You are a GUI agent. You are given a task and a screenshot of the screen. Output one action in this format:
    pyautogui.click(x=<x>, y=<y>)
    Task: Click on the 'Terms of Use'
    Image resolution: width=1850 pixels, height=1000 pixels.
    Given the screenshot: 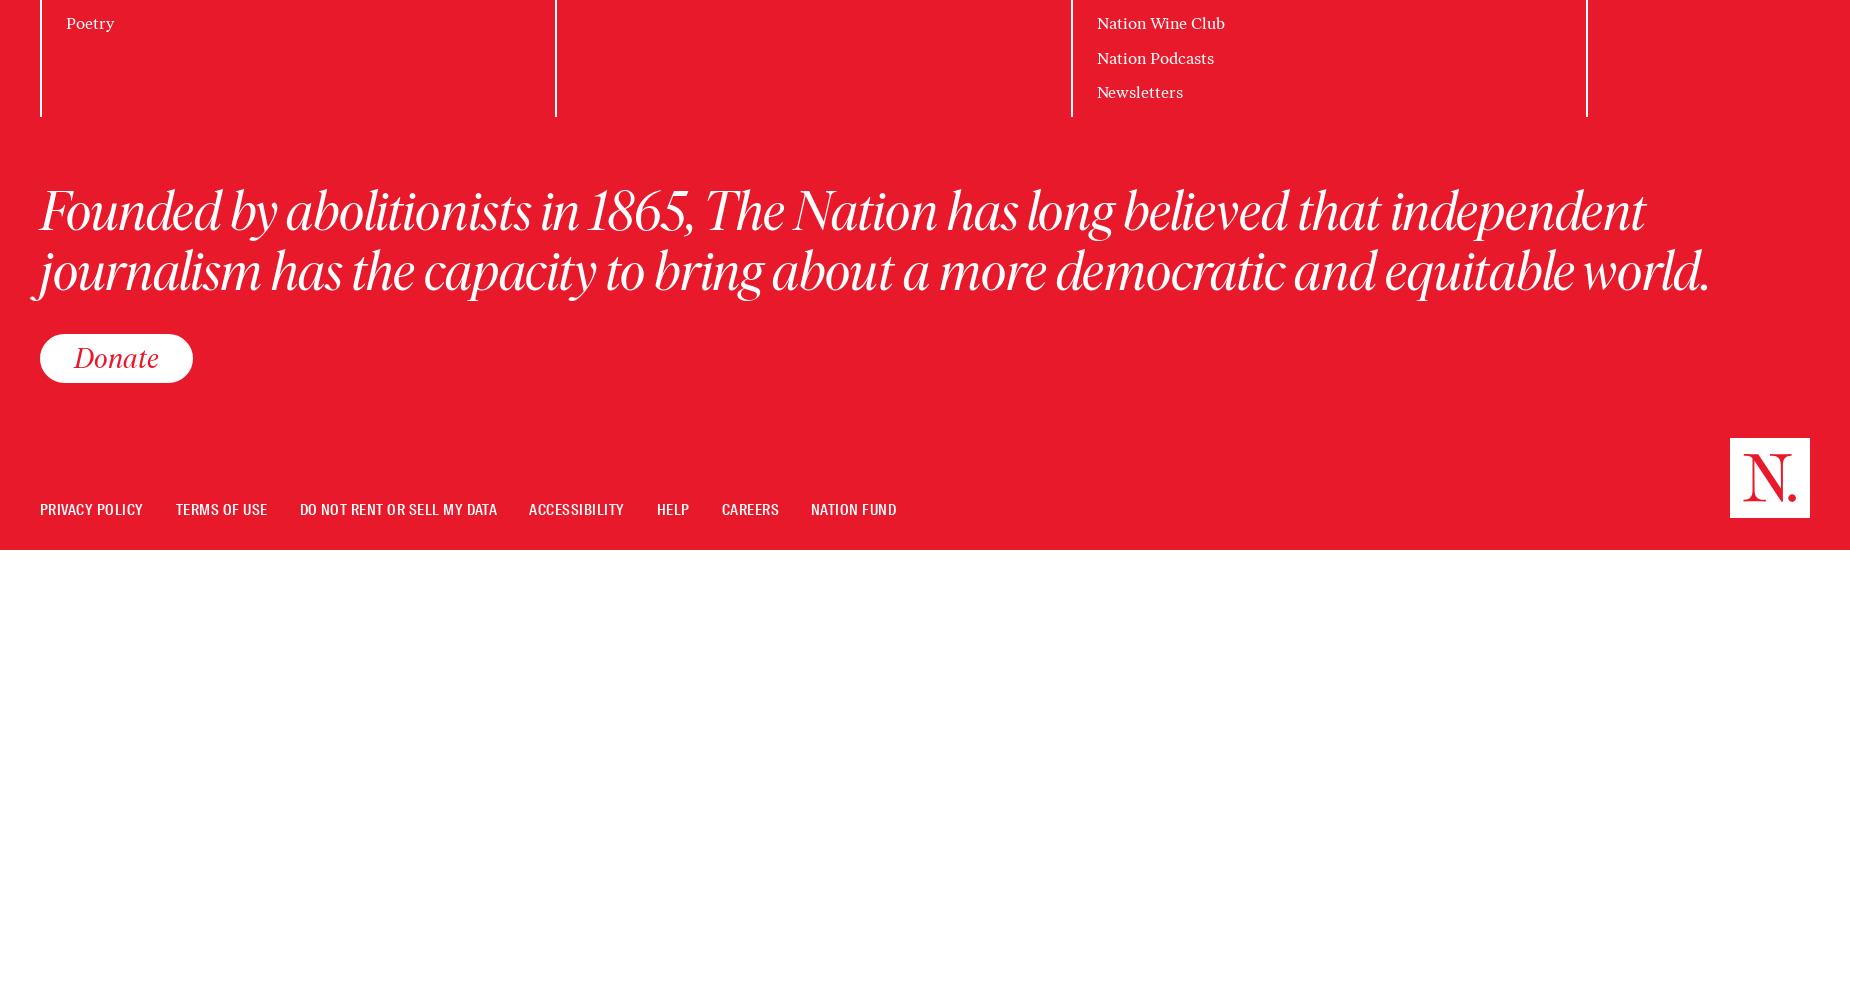 What is the action you would take?
    pyautogui.click(x=220, y=509)
    